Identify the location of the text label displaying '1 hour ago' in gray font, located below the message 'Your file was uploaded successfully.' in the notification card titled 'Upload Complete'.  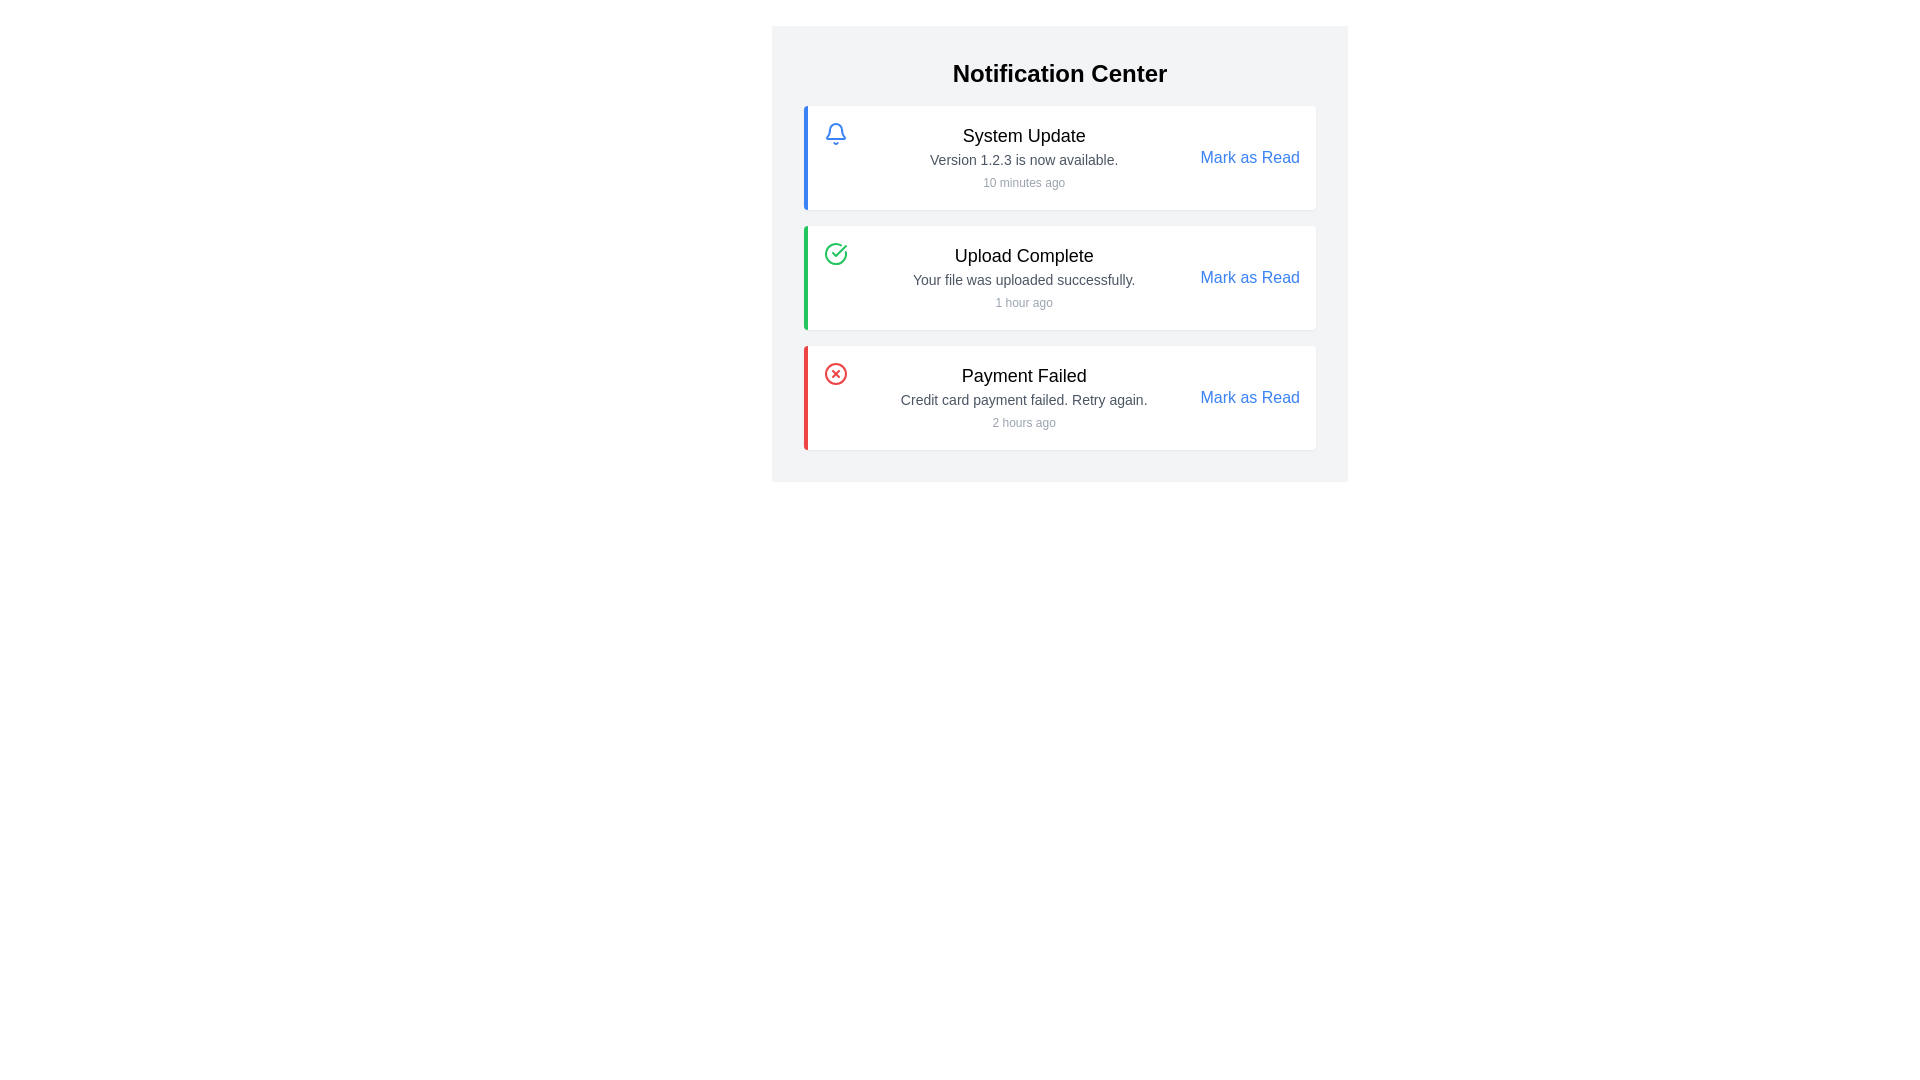
(1024, 303).